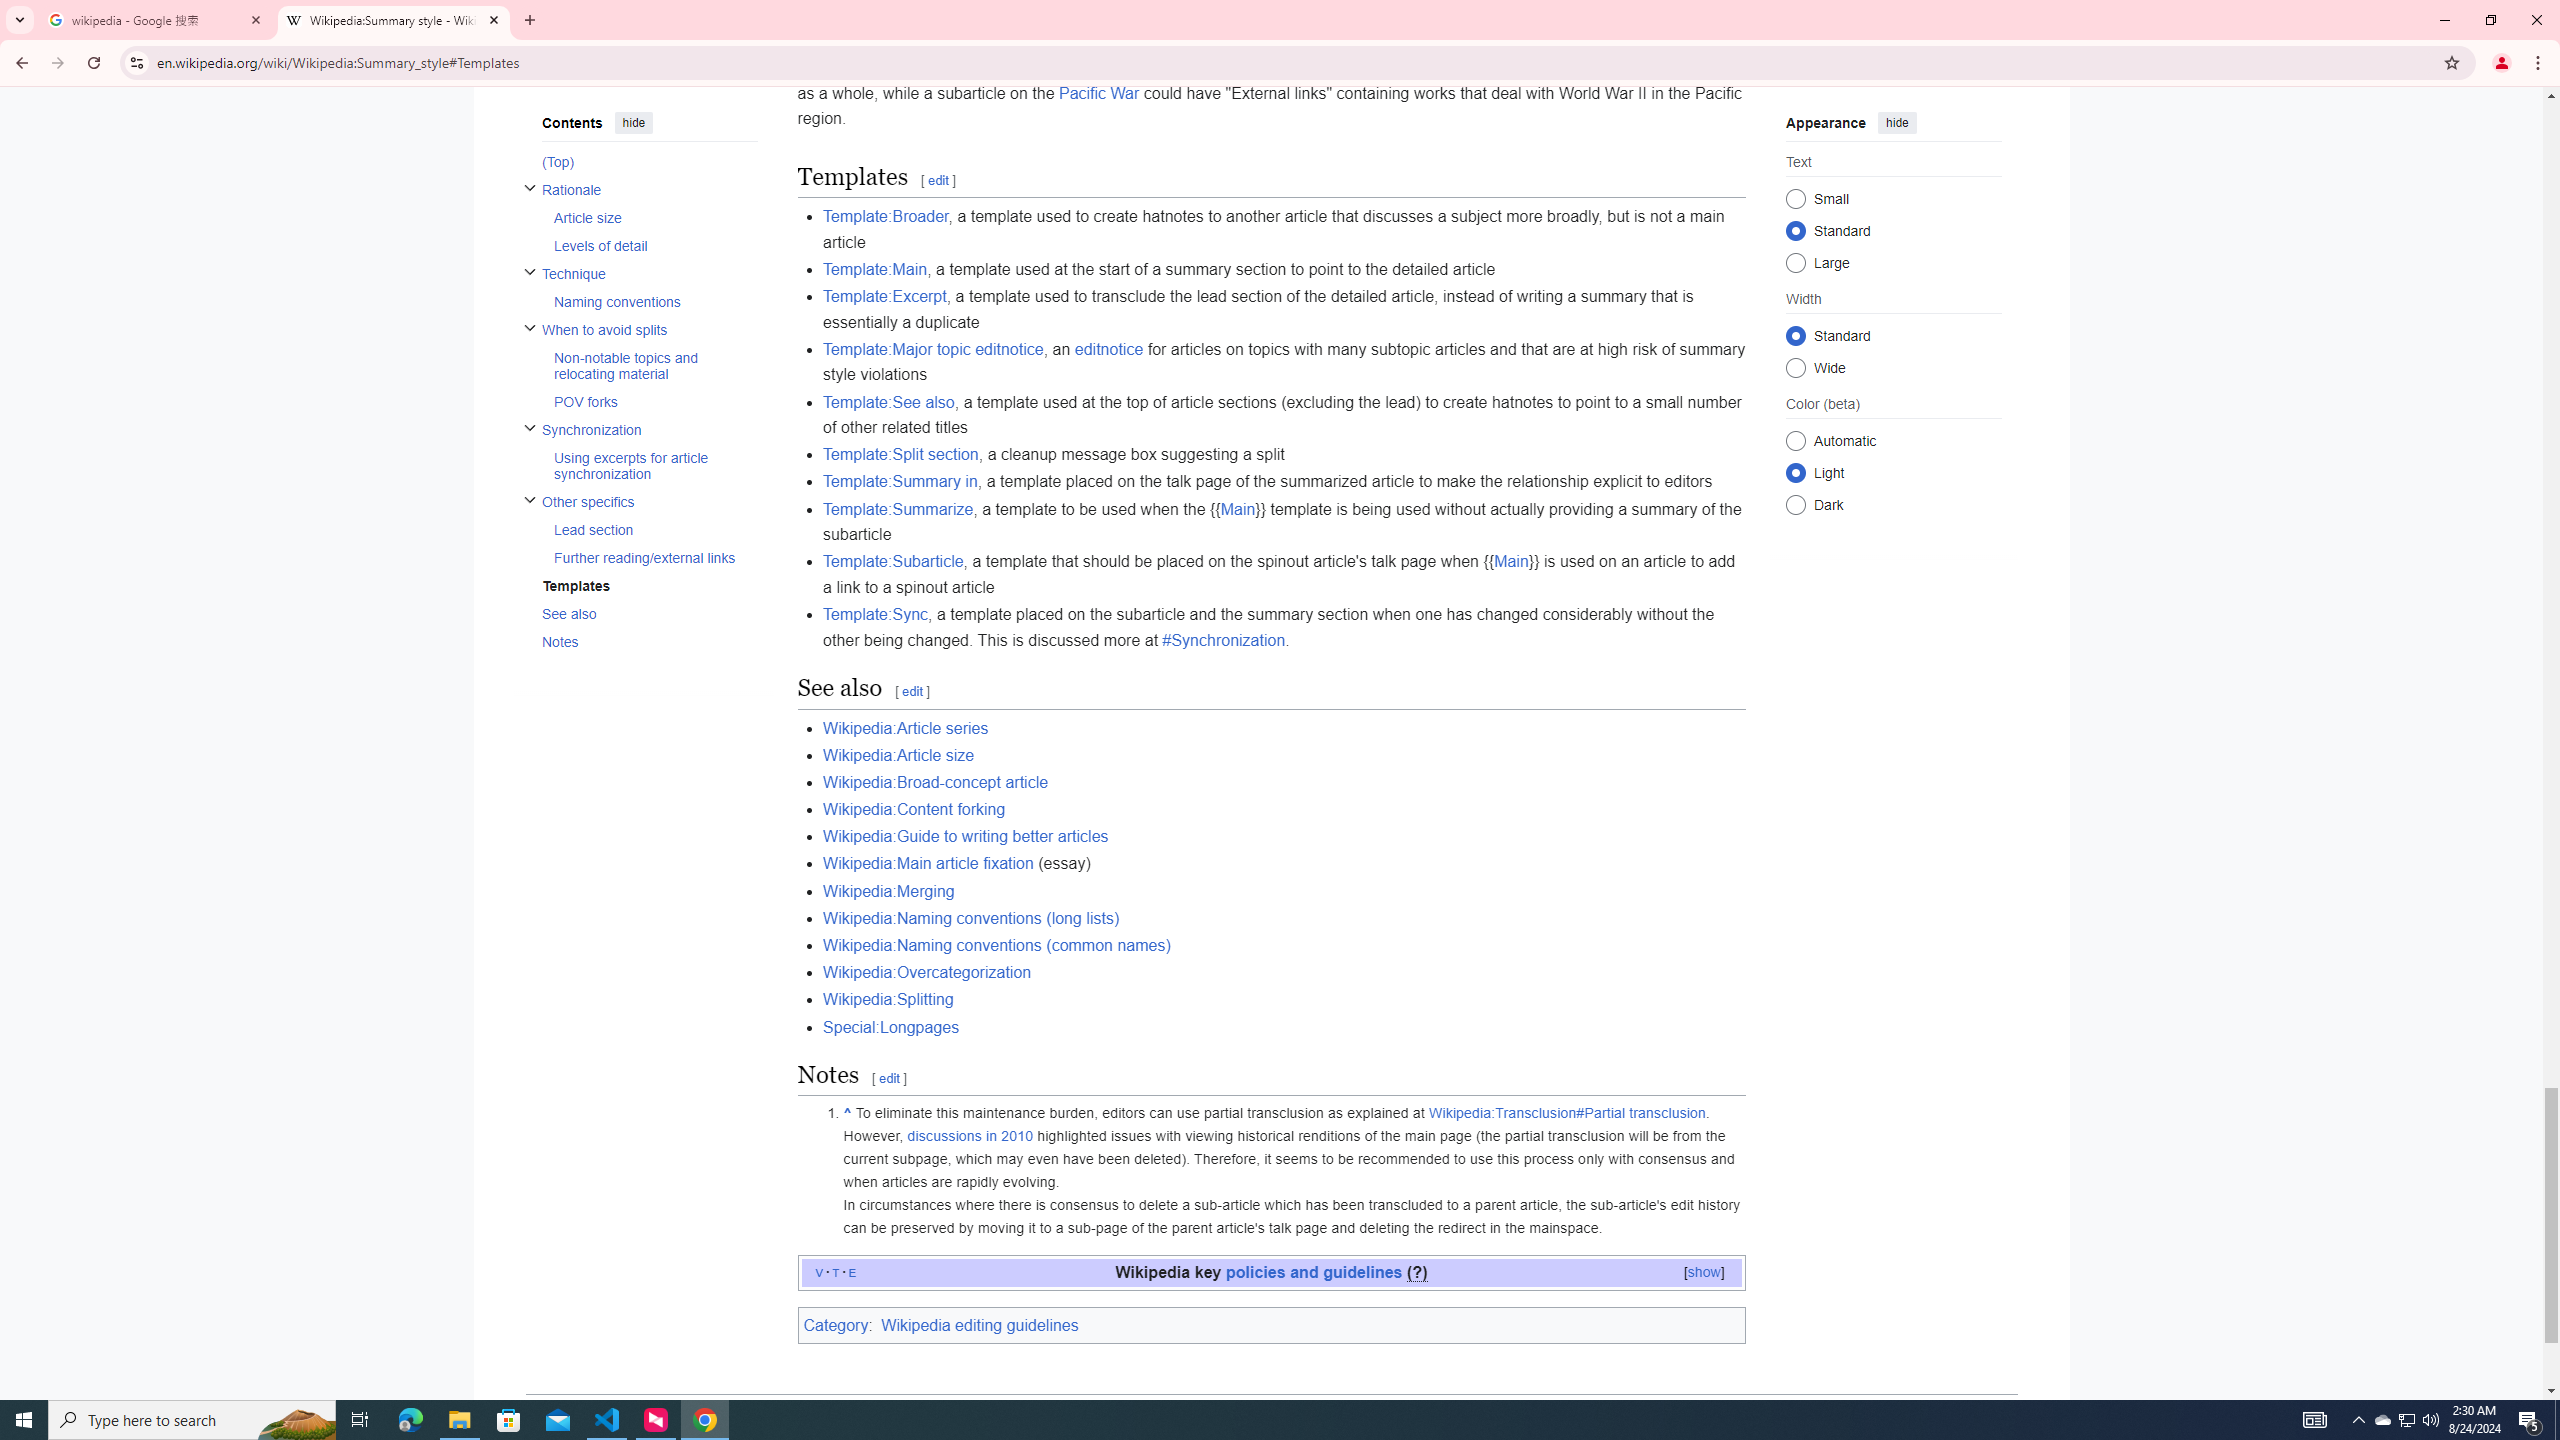 The height and width of the screenshot is (1440, 2560). Describe the element at coordinates (648, 556) in the screenshot. I see `'AutomationID: toc-Further_reading/external_links'` at that location.